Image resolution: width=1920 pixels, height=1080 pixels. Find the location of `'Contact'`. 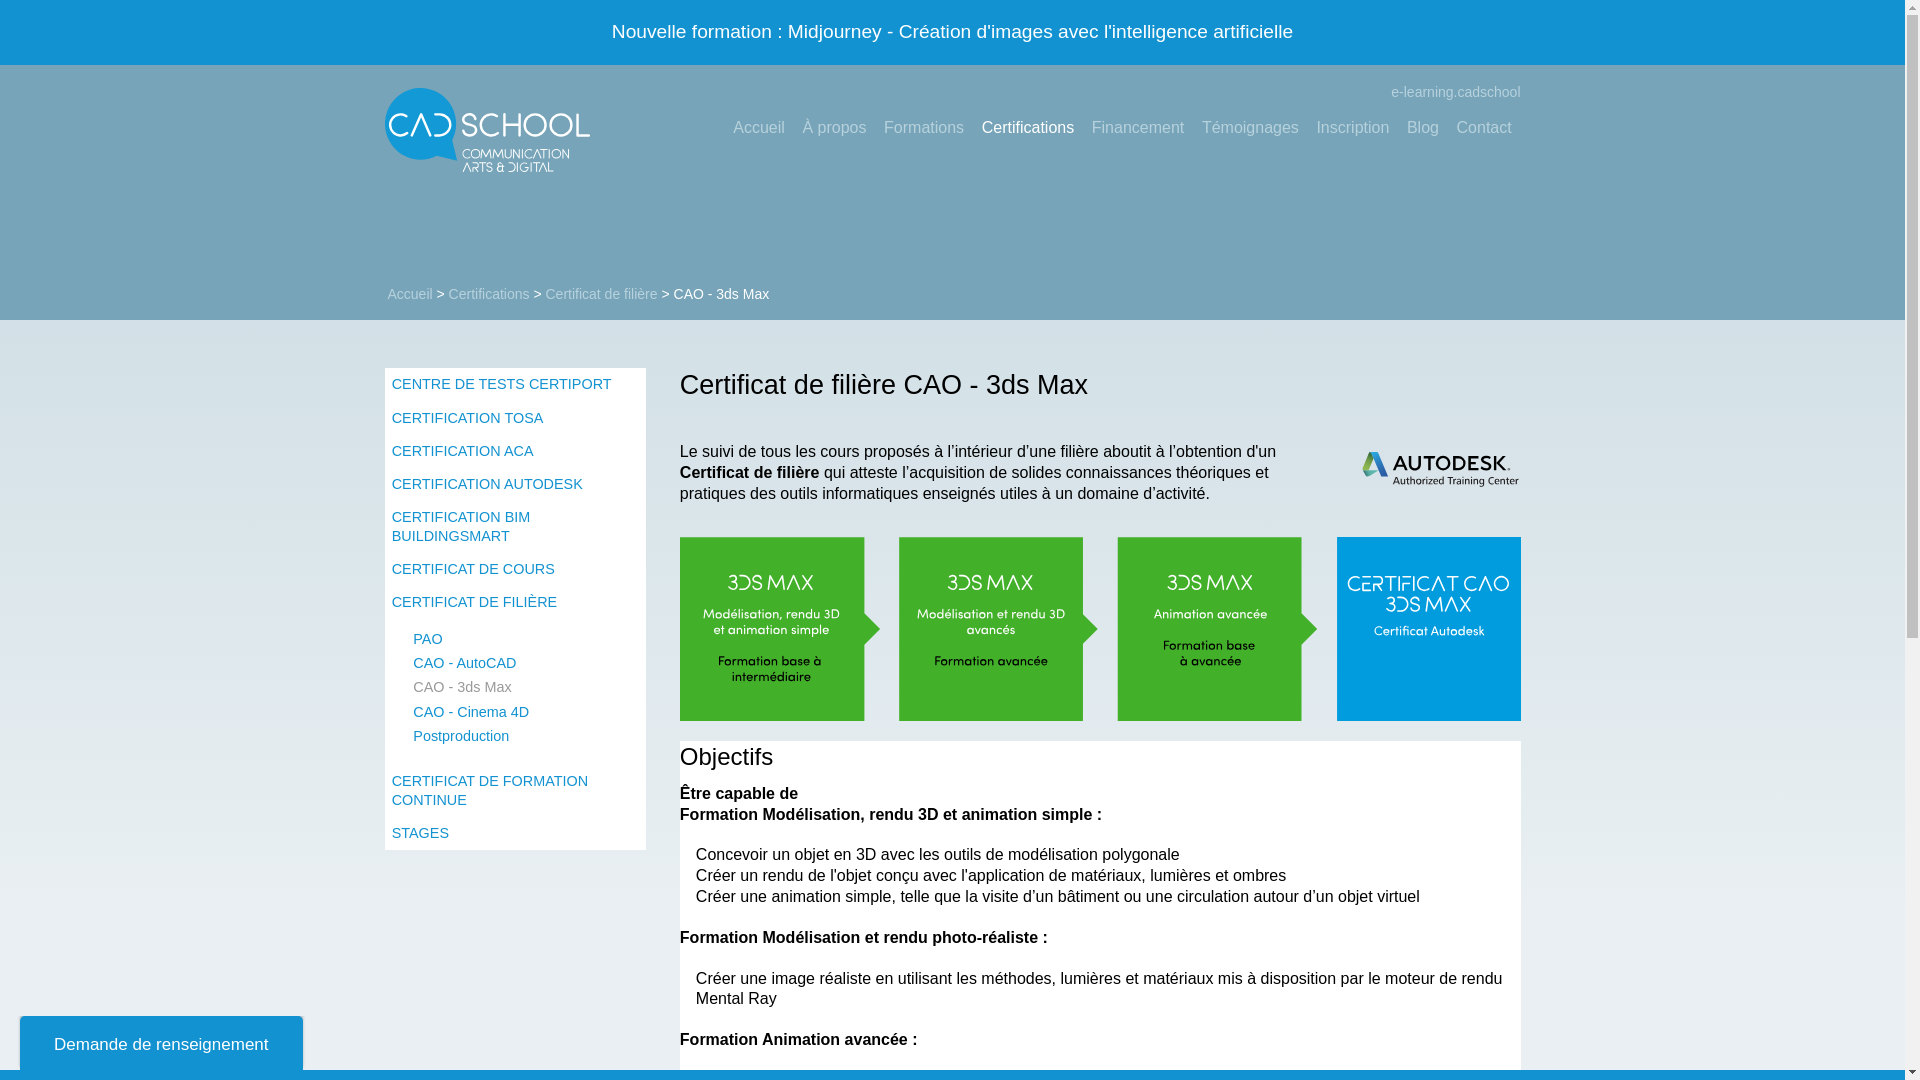

'Contact' is located at coordinates (1484, 127).